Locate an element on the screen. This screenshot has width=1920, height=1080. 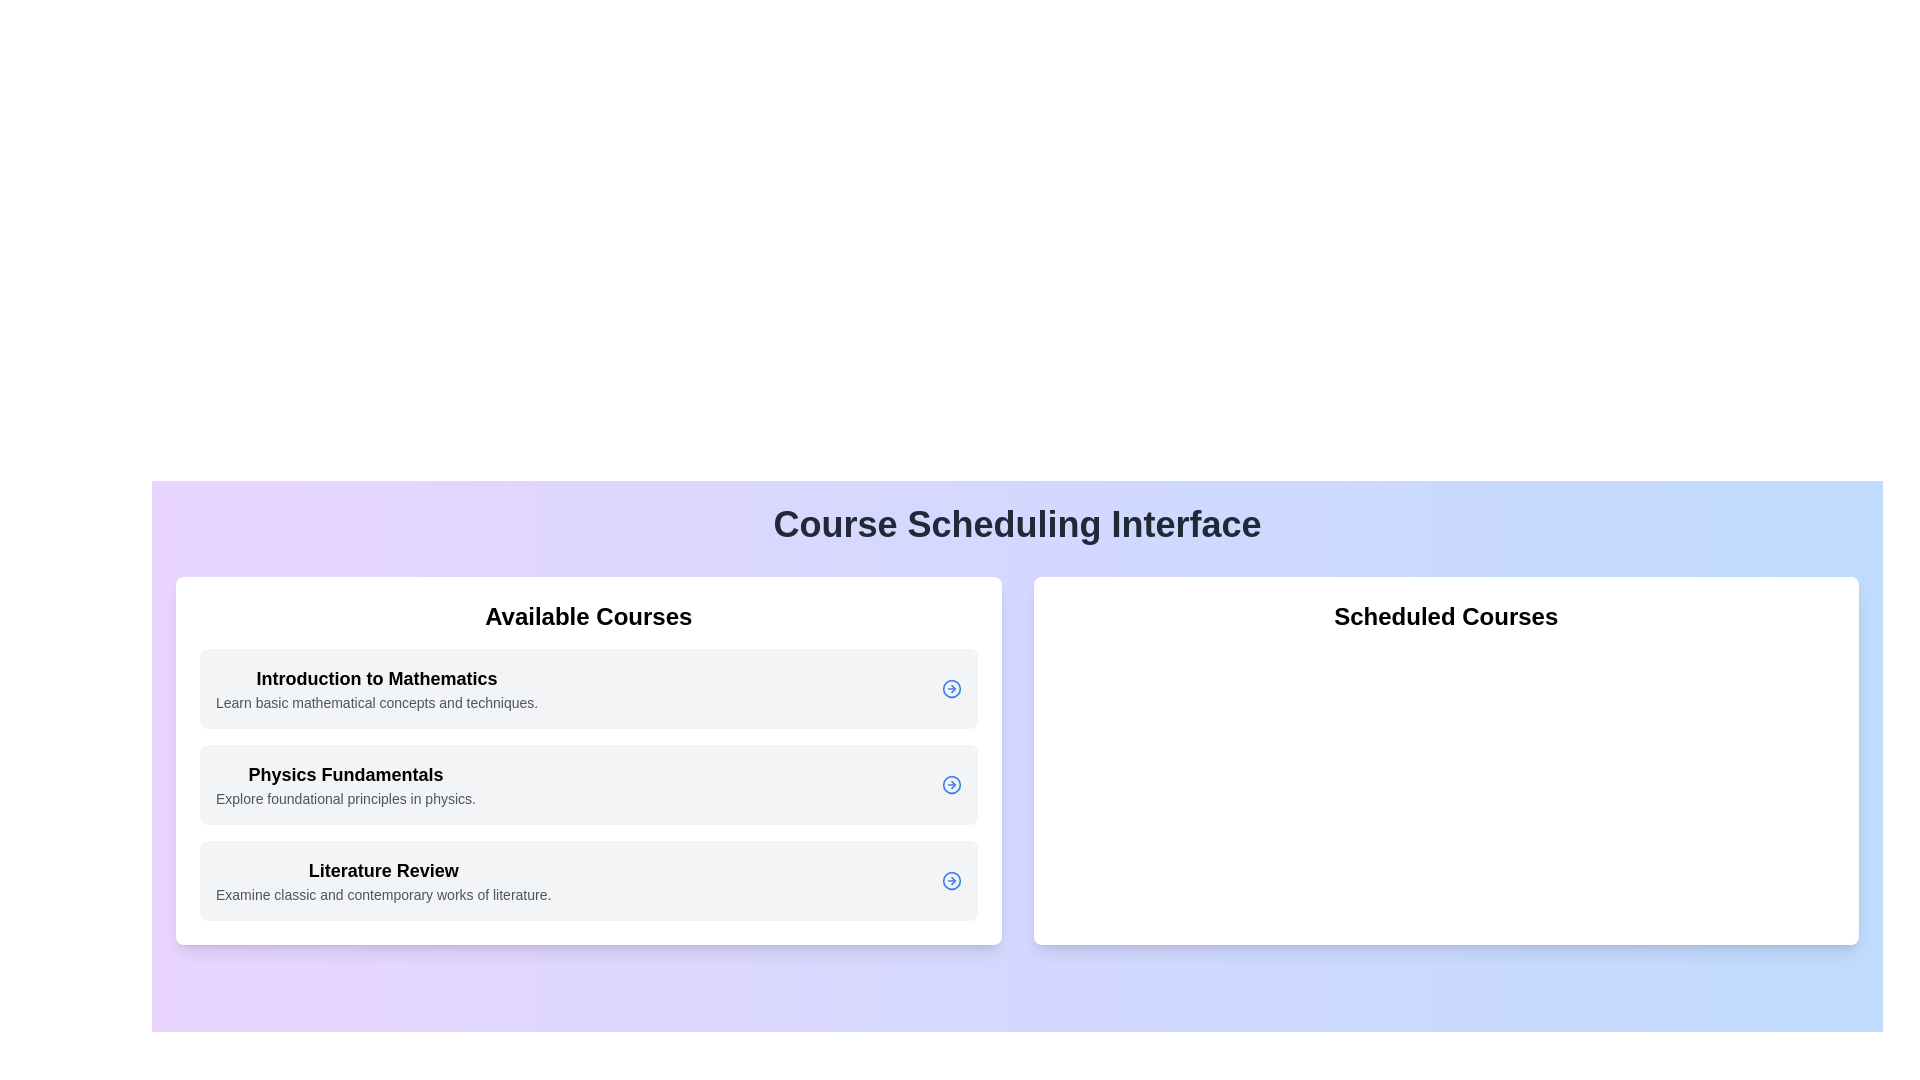
the header text for the 'Literature Review' course, which is located below the 'Physics Fundamentals' section in the left panel titled 'Available Courses' is located at coordinates (383, 870).